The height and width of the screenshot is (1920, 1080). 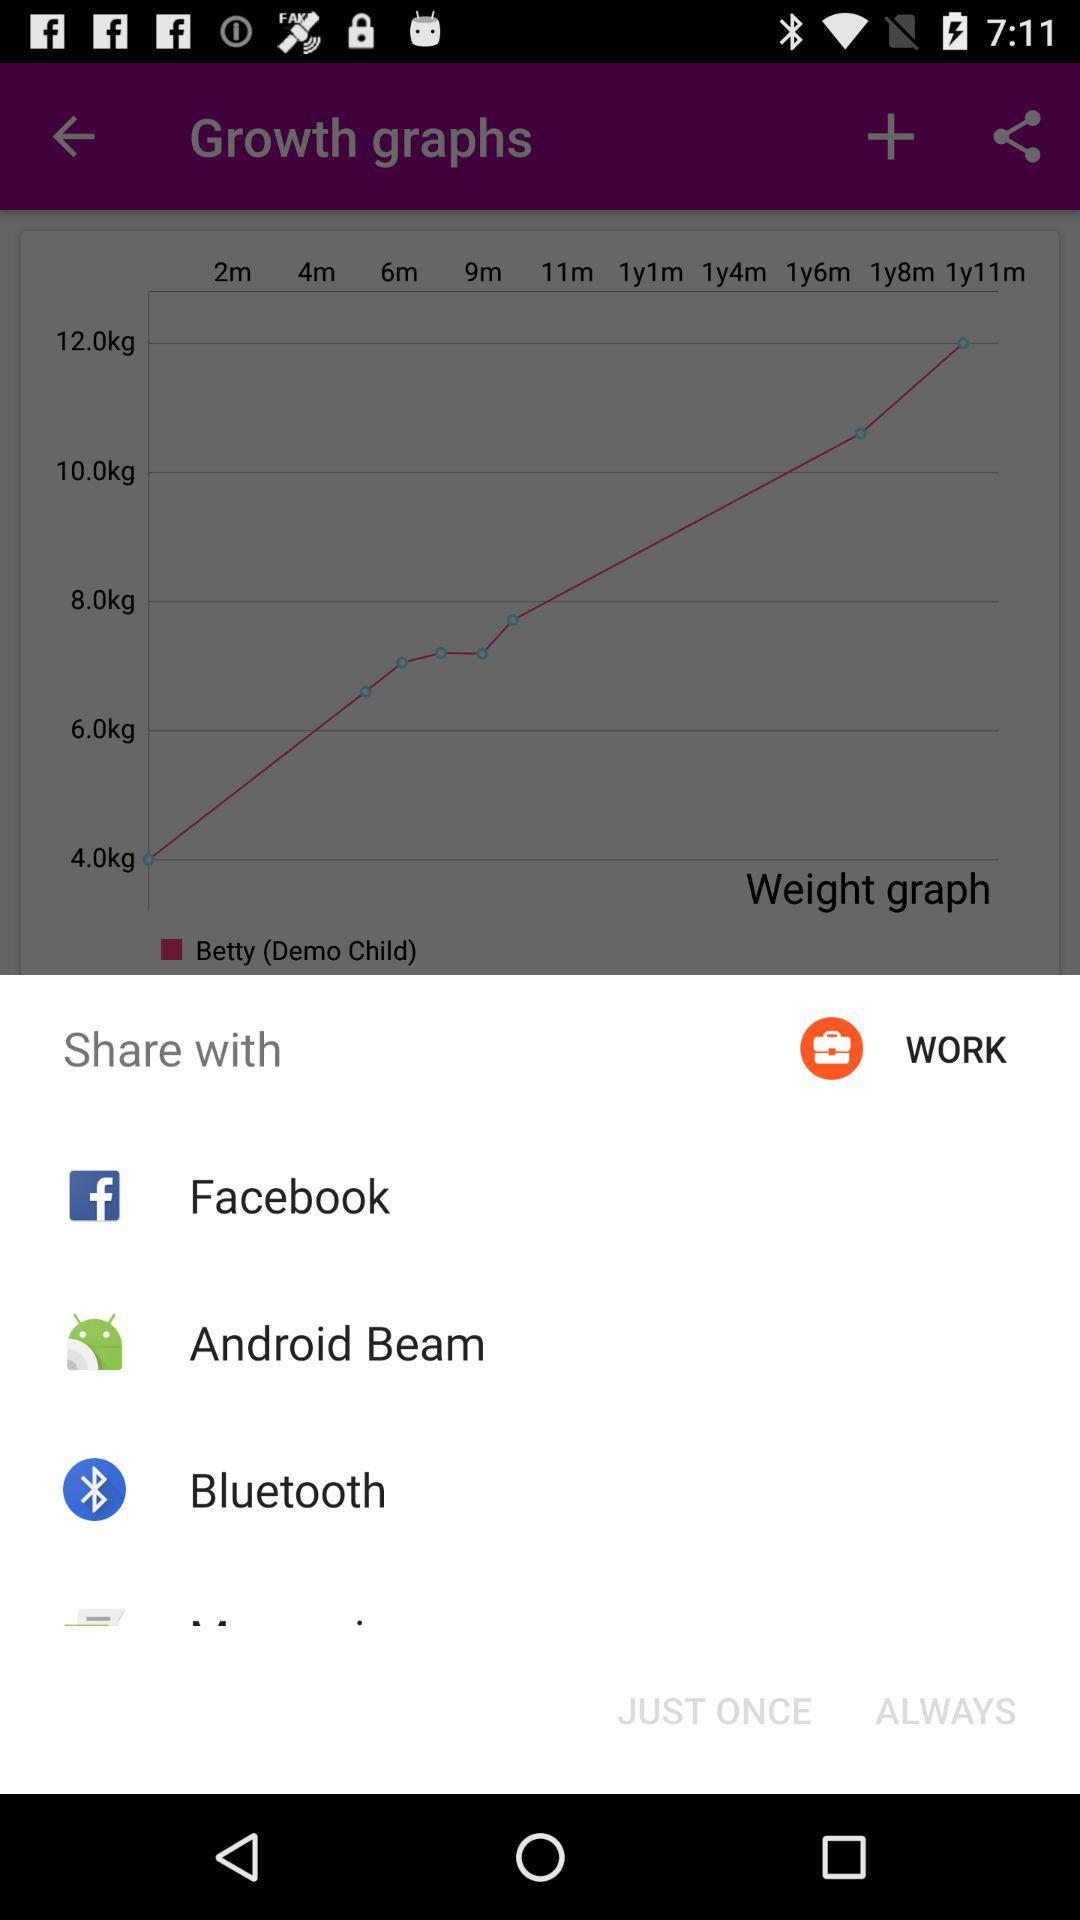 What do you see at coordinates (713, 1708) in the screenshot?
I see `item below the share with item` at bounding box center [713, 1708].